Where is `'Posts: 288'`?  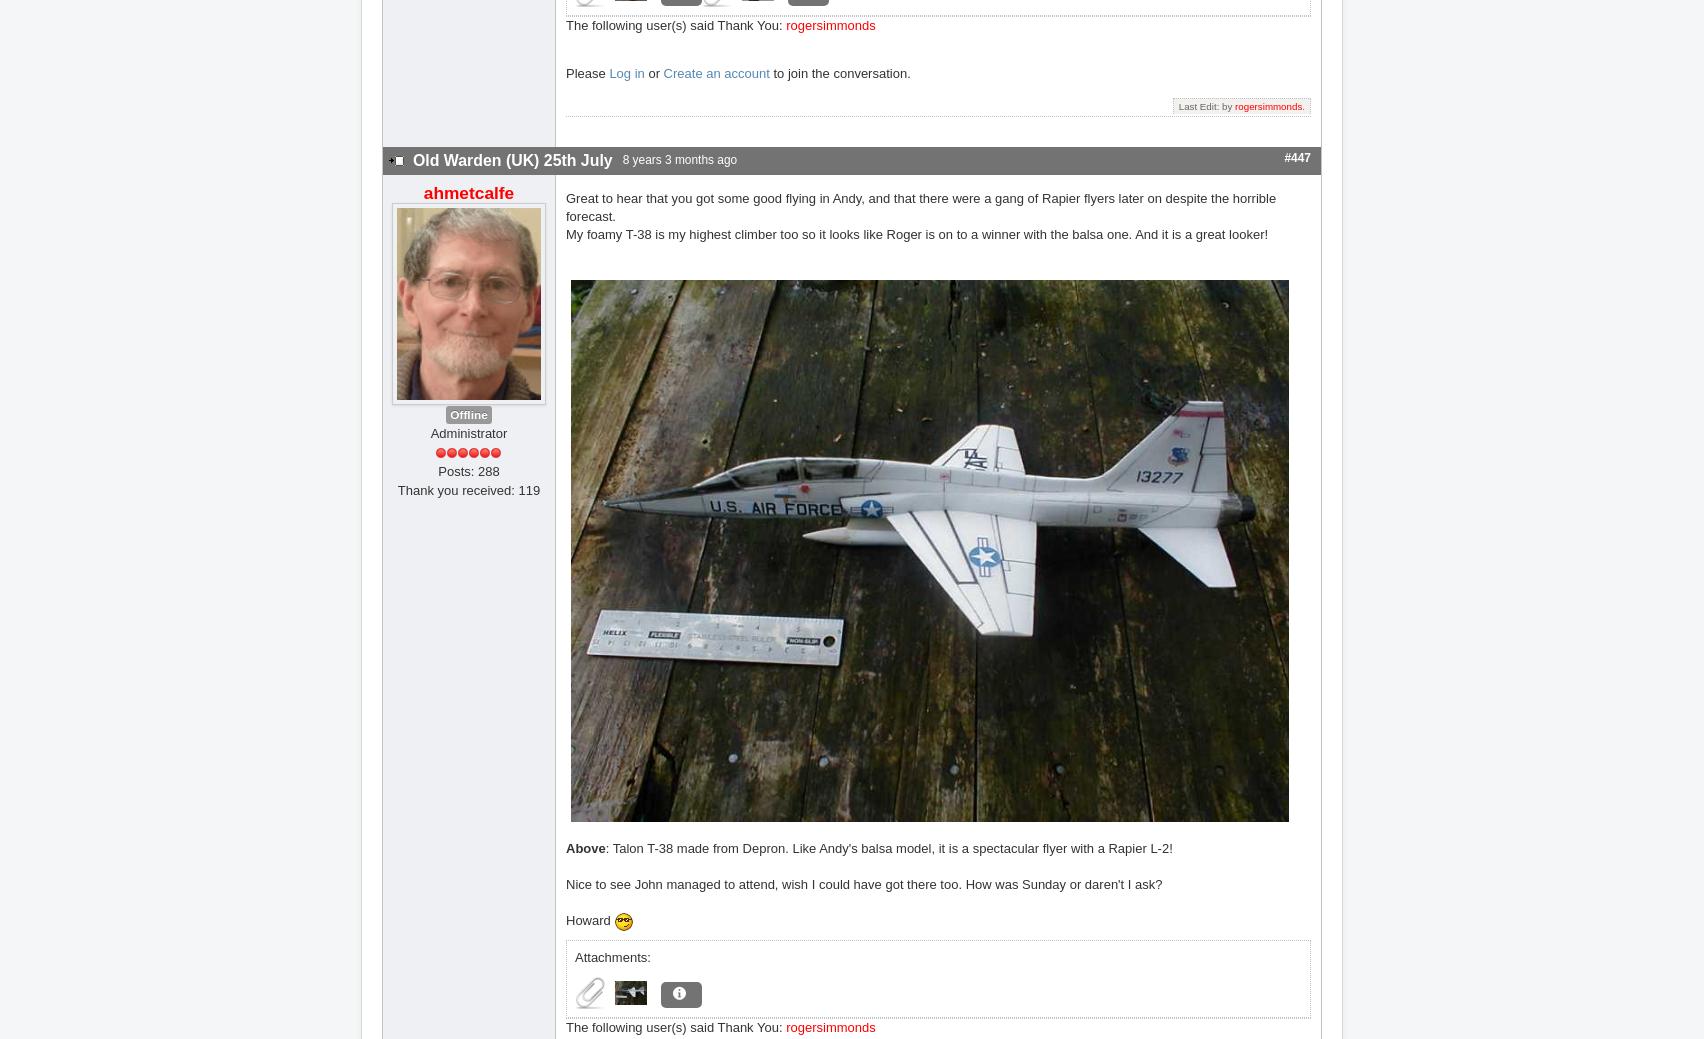 'Posts: 288' is located at coordinates (437, 469).